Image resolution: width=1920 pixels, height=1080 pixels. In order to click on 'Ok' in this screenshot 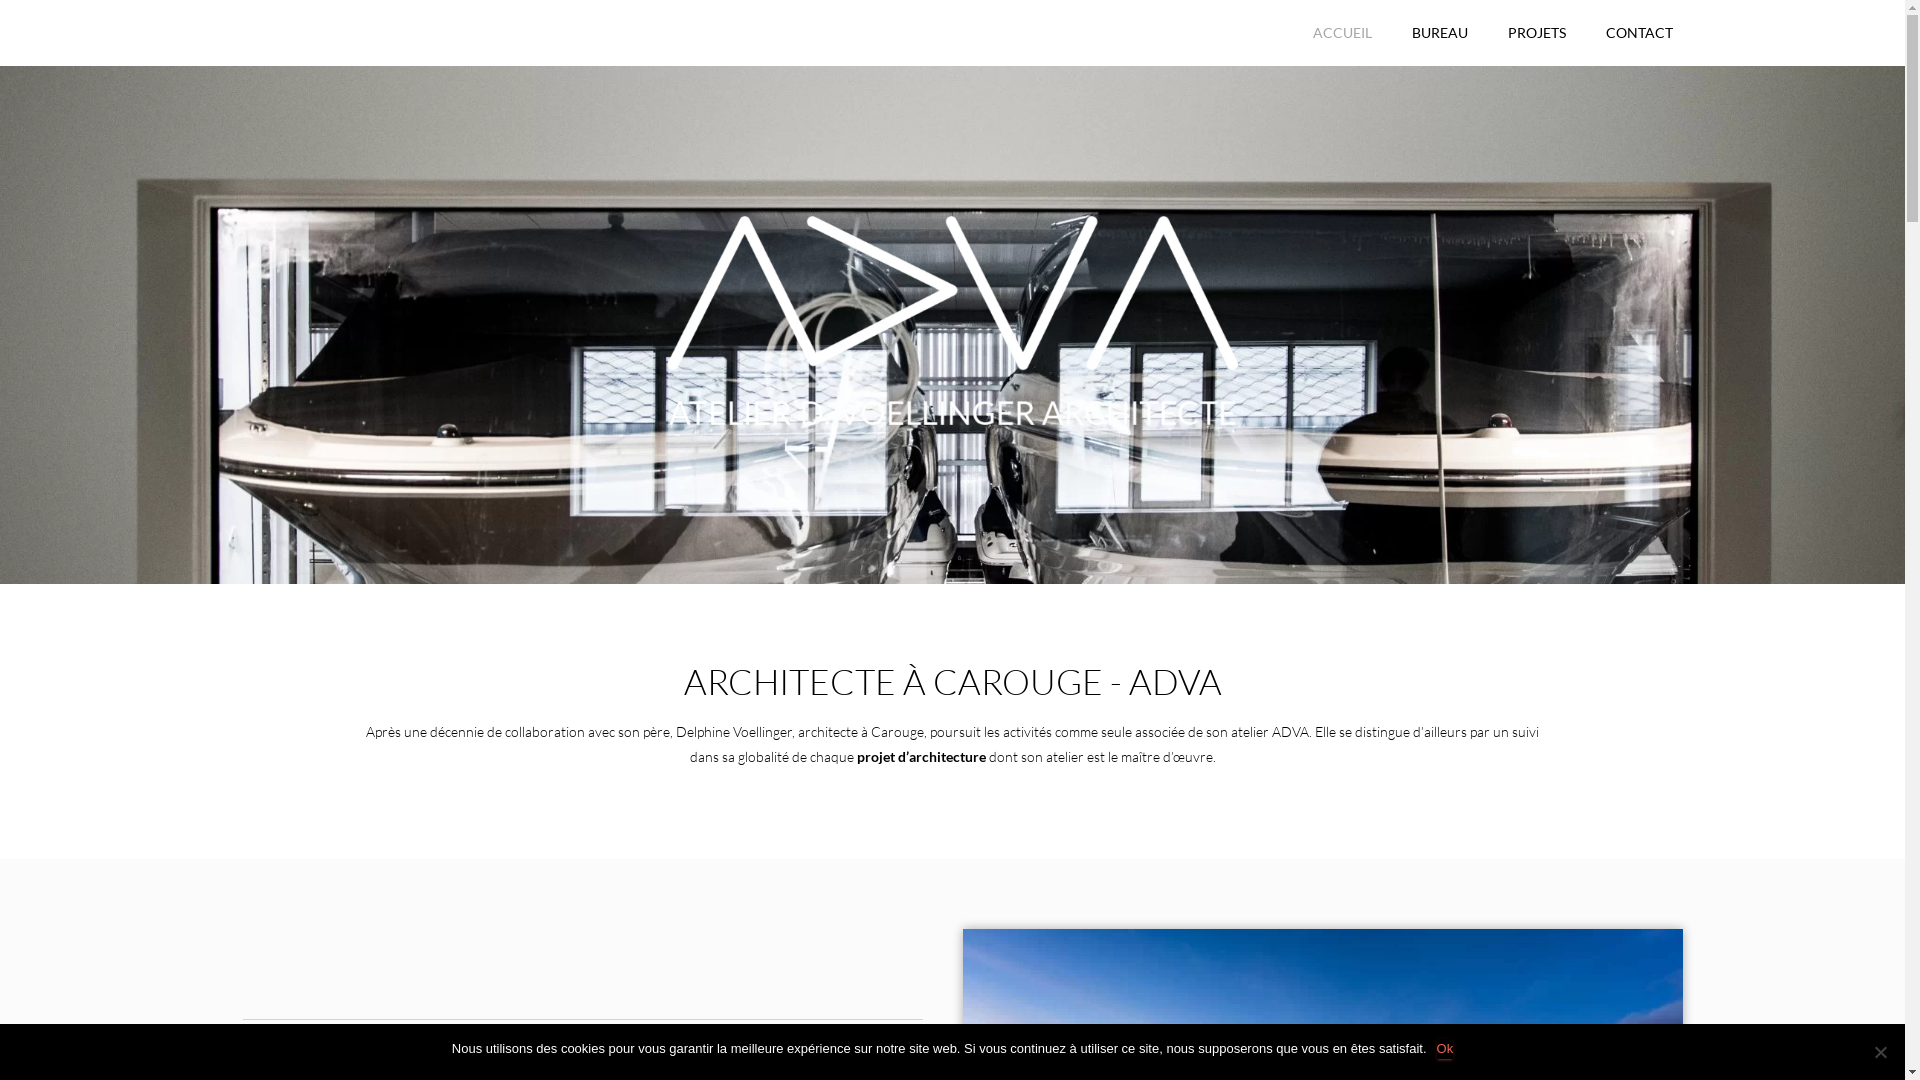, I will do `click(1435, 1048)`.